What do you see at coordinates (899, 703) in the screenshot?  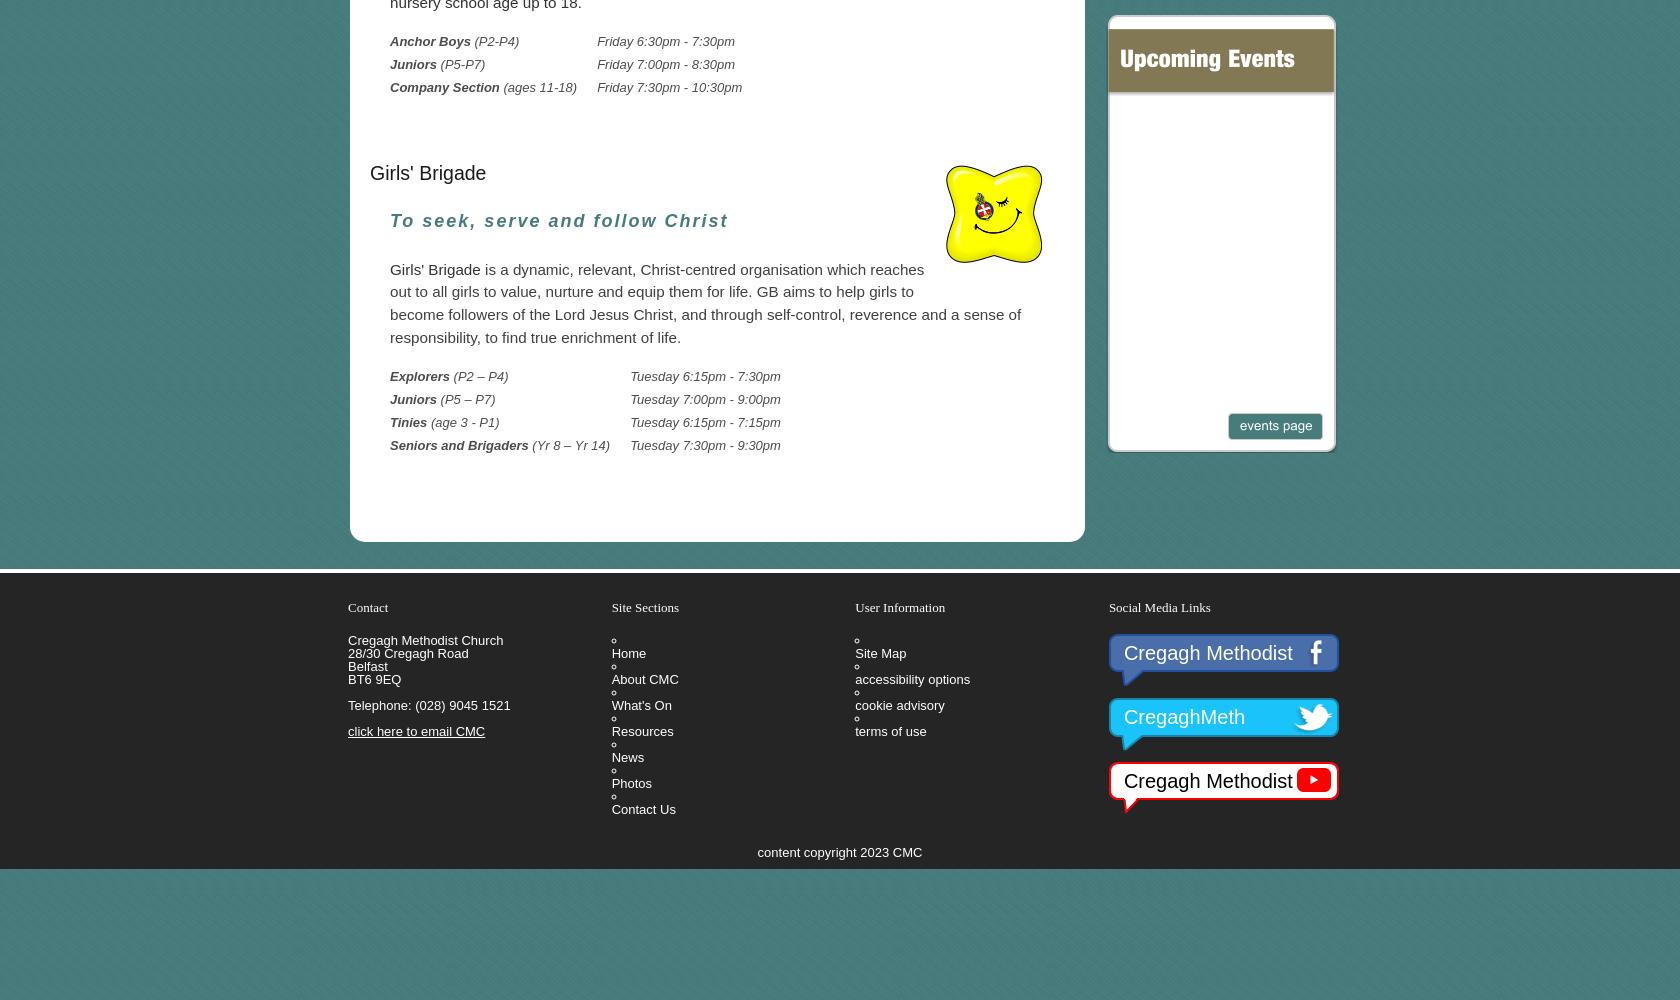 I see `'cookie advisory'` at bounding box center [899, 703].